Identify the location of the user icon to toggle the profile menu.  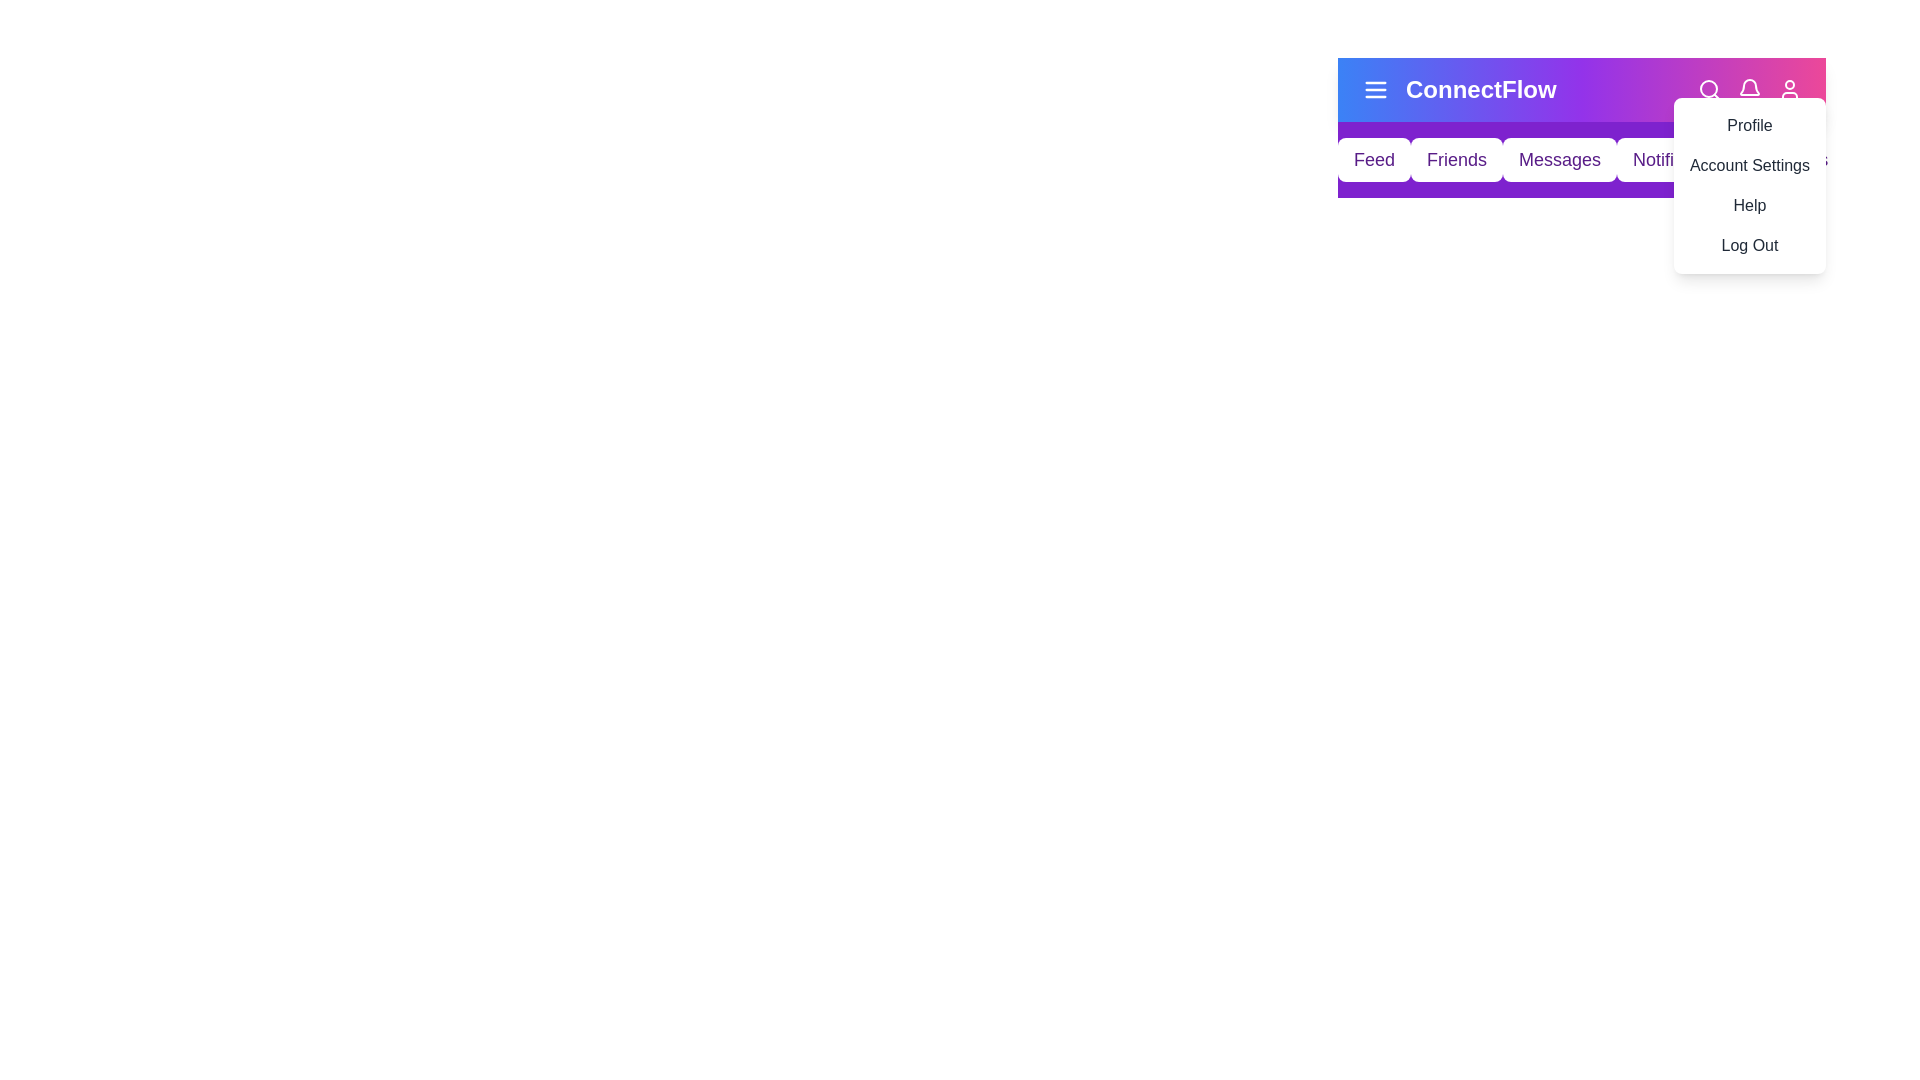
(1790, 88).